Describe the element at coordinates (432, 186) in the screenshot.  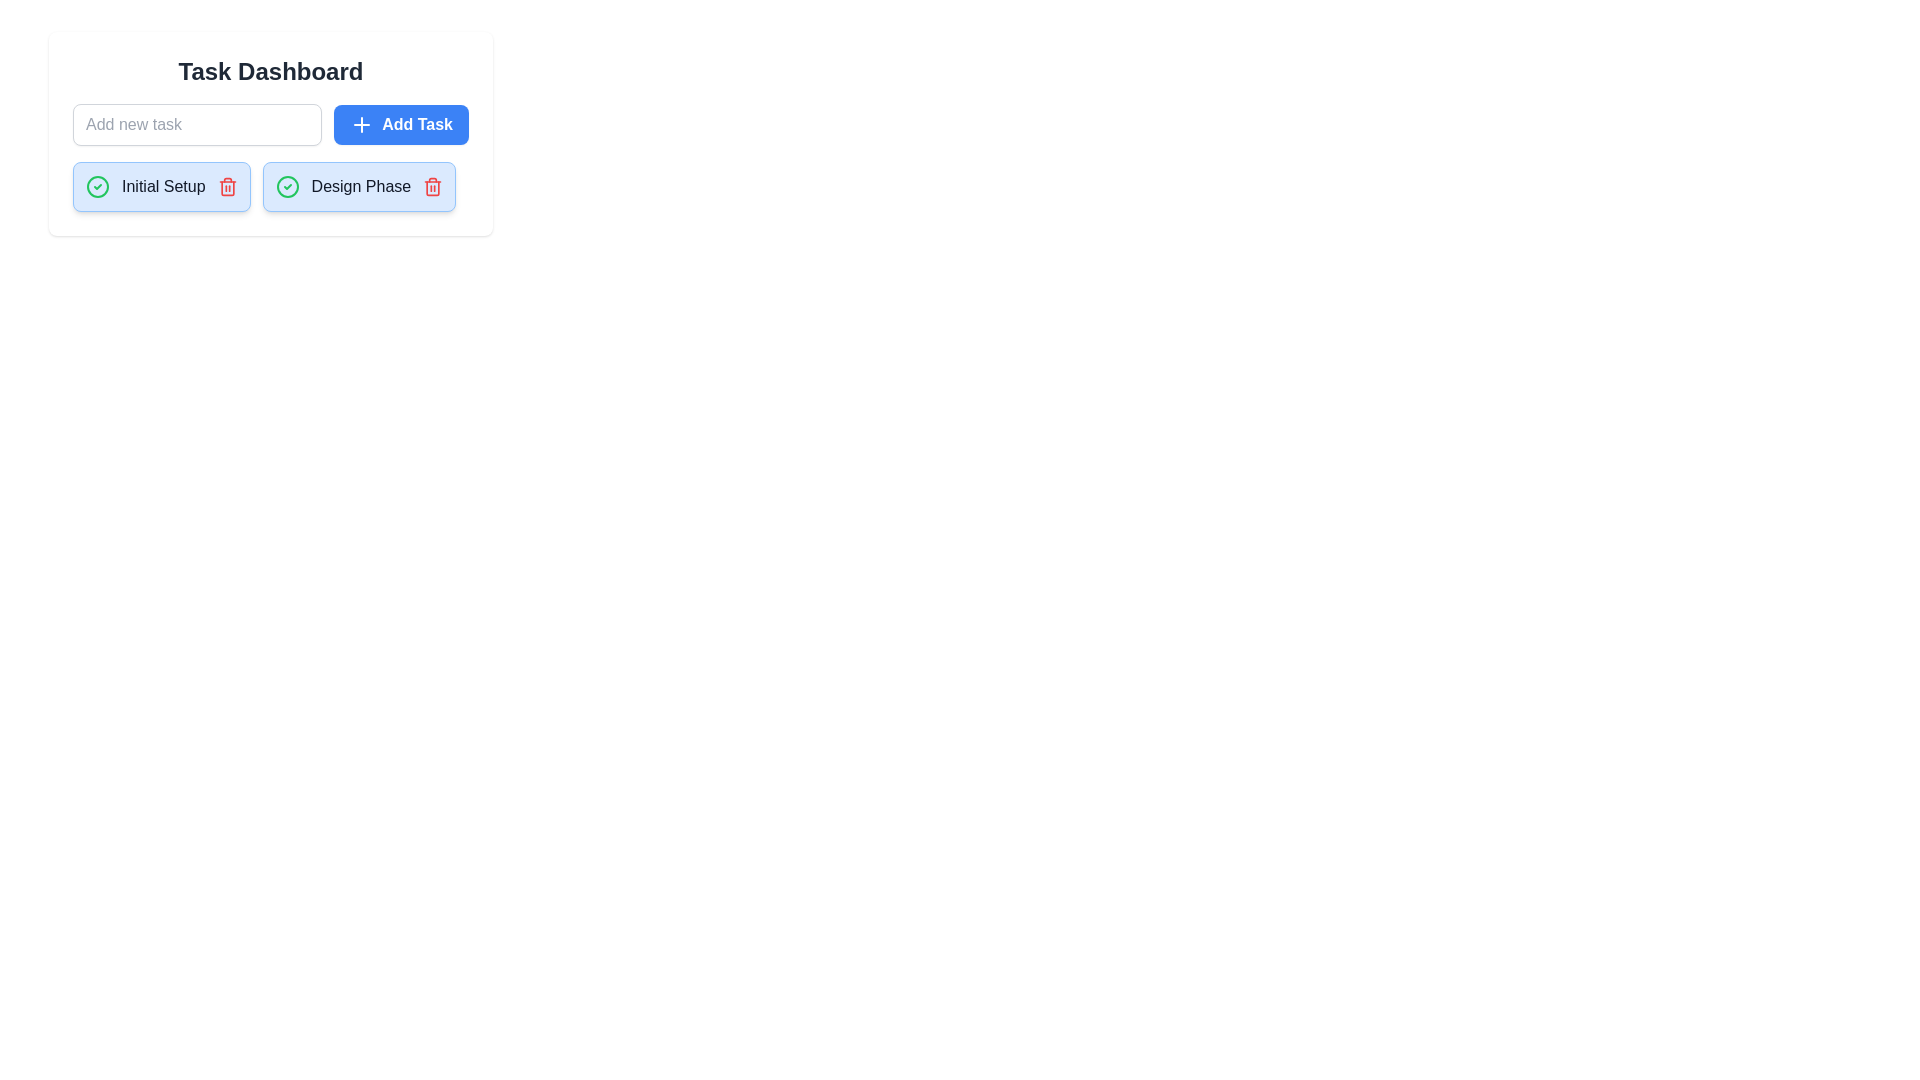
I see `the trash icon next to the task Design Phase to remove it` at that location.